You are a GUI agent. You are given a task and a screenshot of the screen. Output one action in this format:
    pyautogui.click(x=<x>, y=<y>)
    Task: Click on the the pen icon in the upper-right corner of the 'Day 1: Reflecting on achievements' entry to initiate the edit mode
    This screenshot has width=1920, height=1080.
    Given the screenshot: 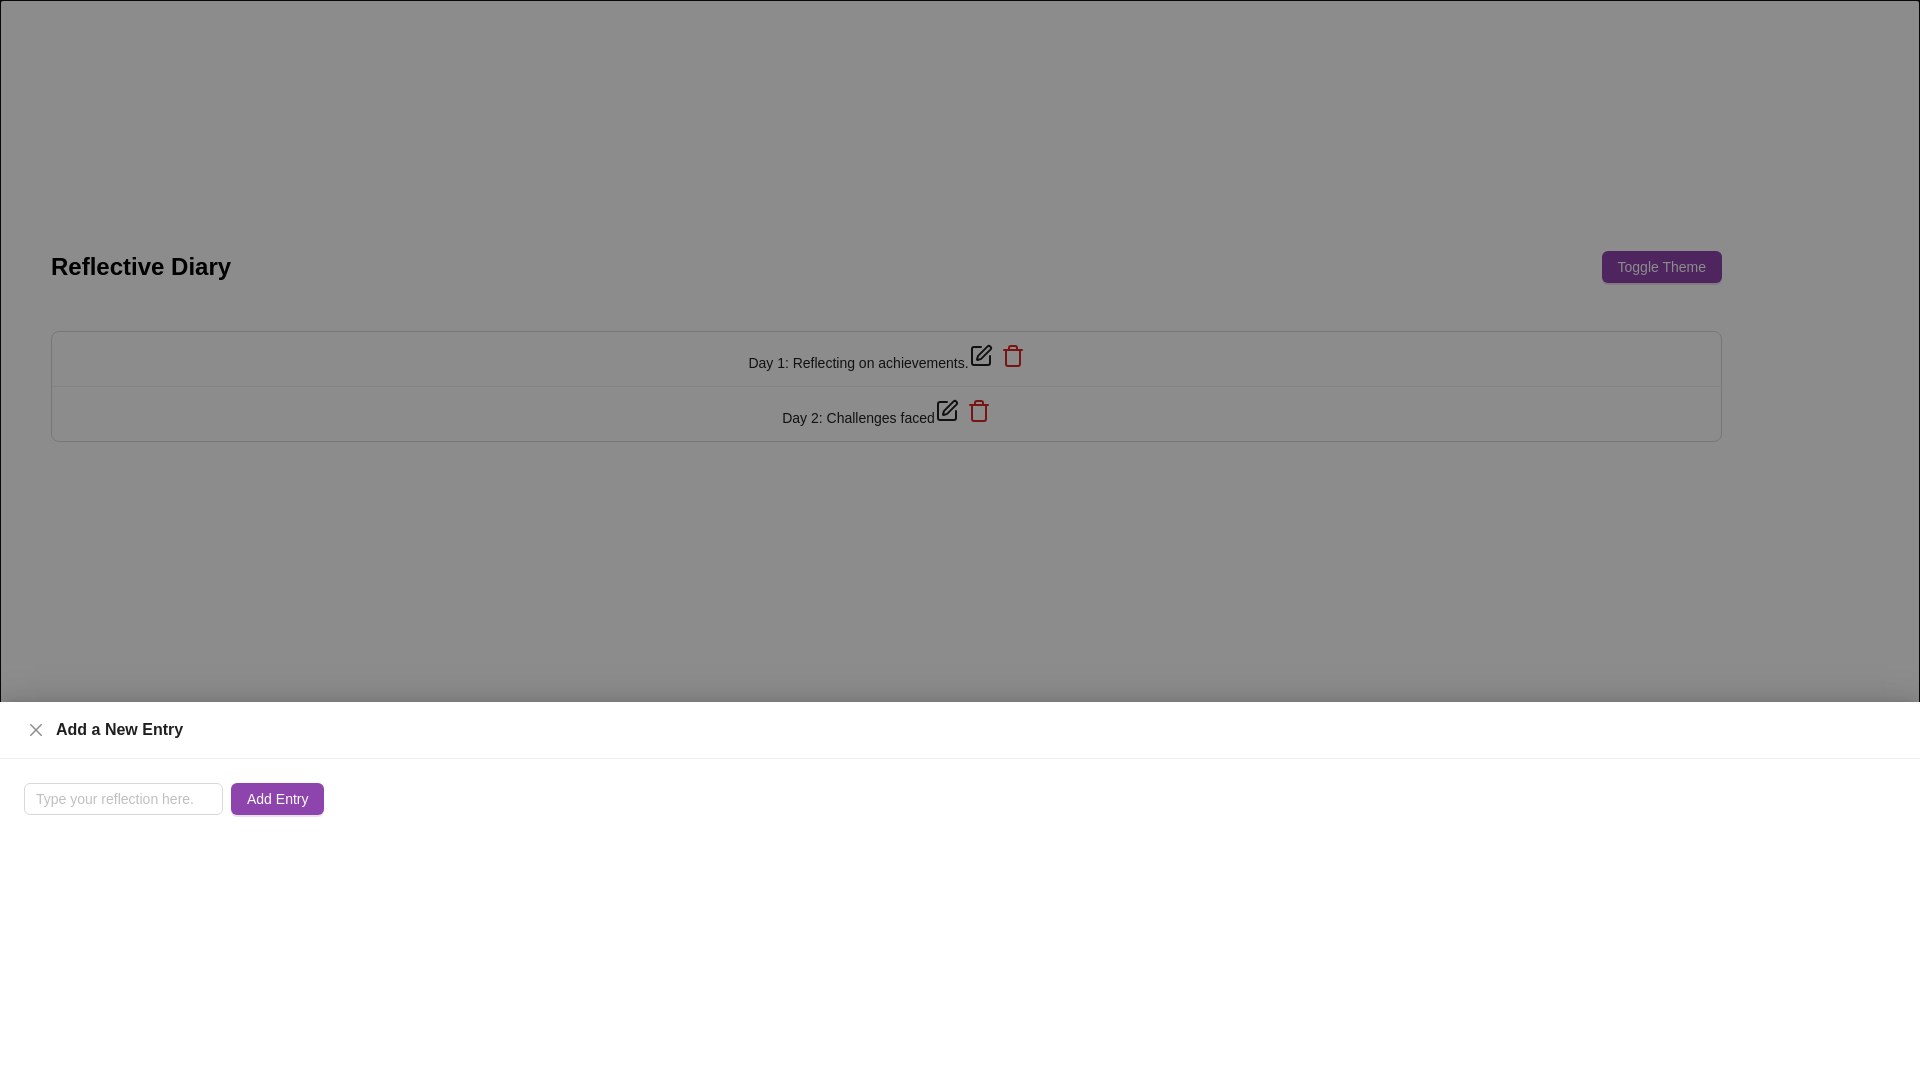 What is the action you would take?
    pyautogui.click(x=983, y=352)
    